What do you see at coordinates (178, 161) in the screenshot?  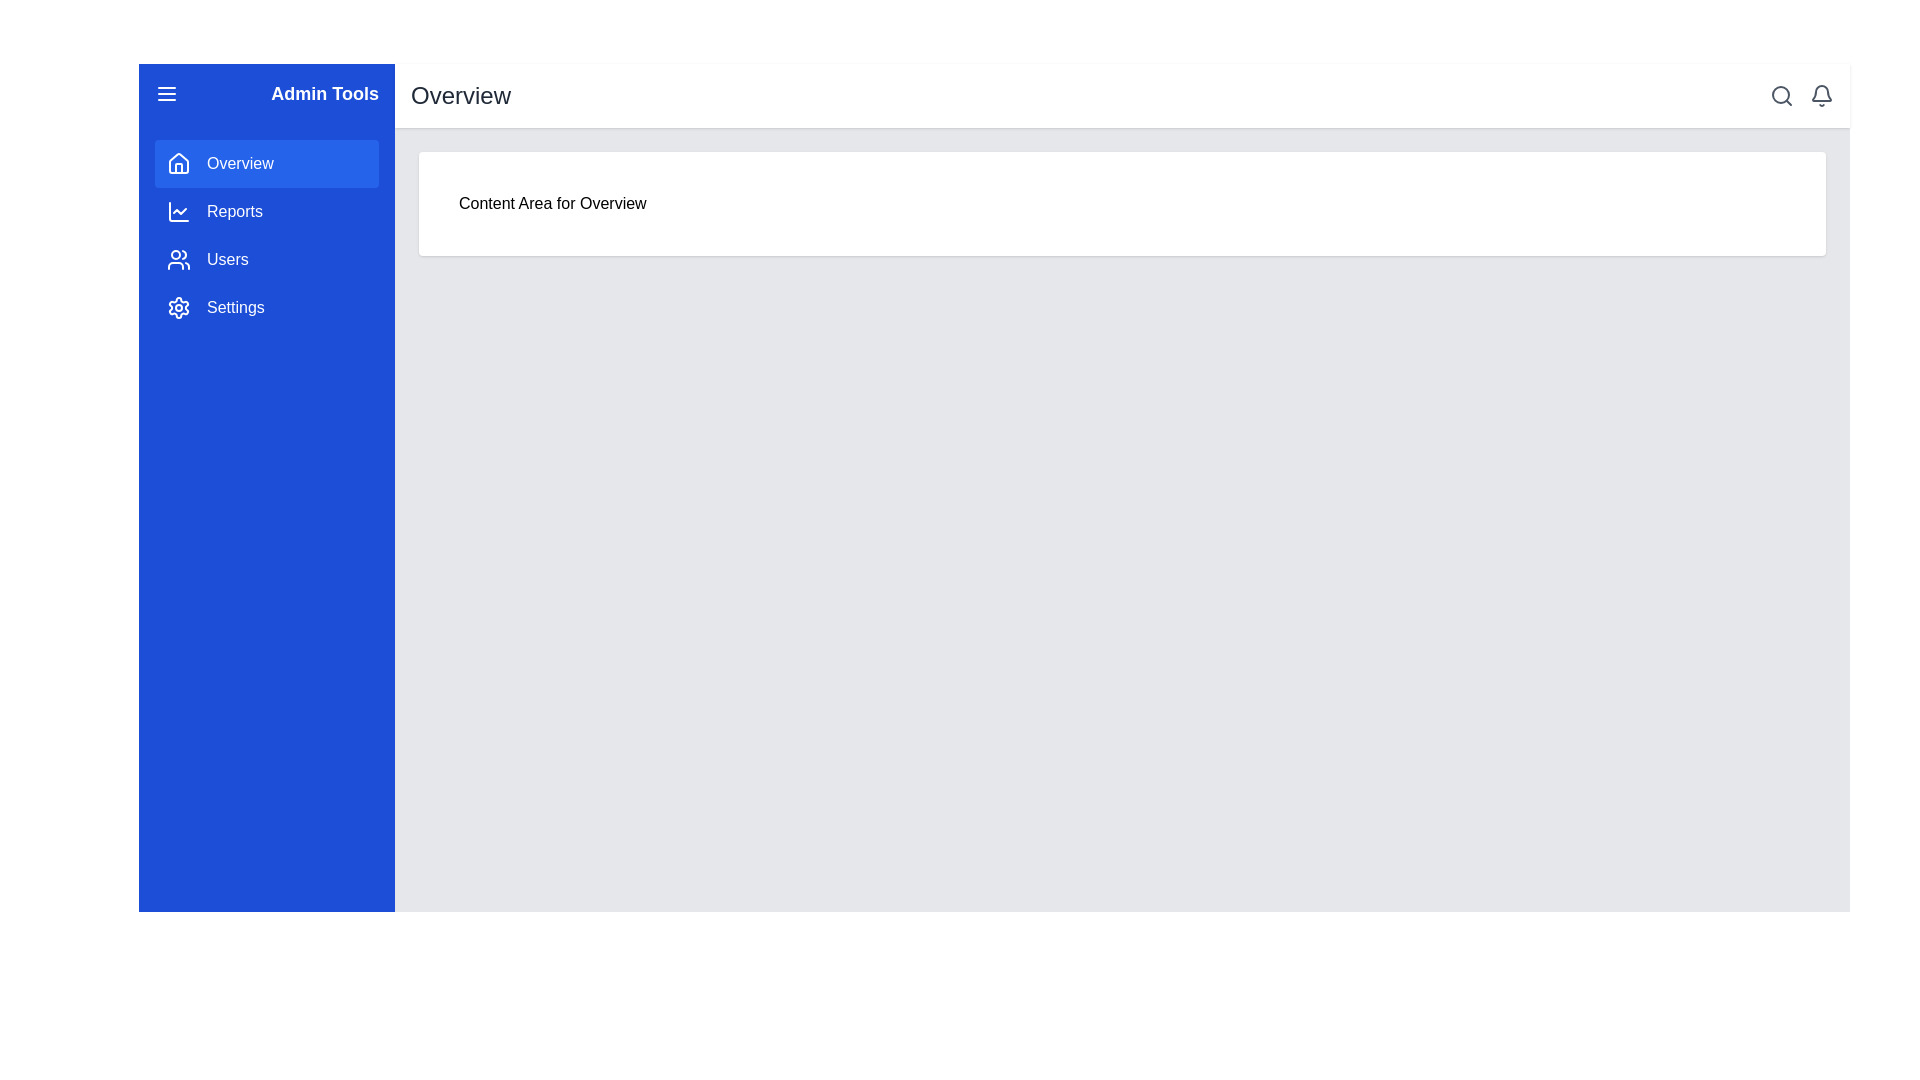 I see `the house-shaped SVG icon located in the sidebar menu` at bounding box center [178, 161].